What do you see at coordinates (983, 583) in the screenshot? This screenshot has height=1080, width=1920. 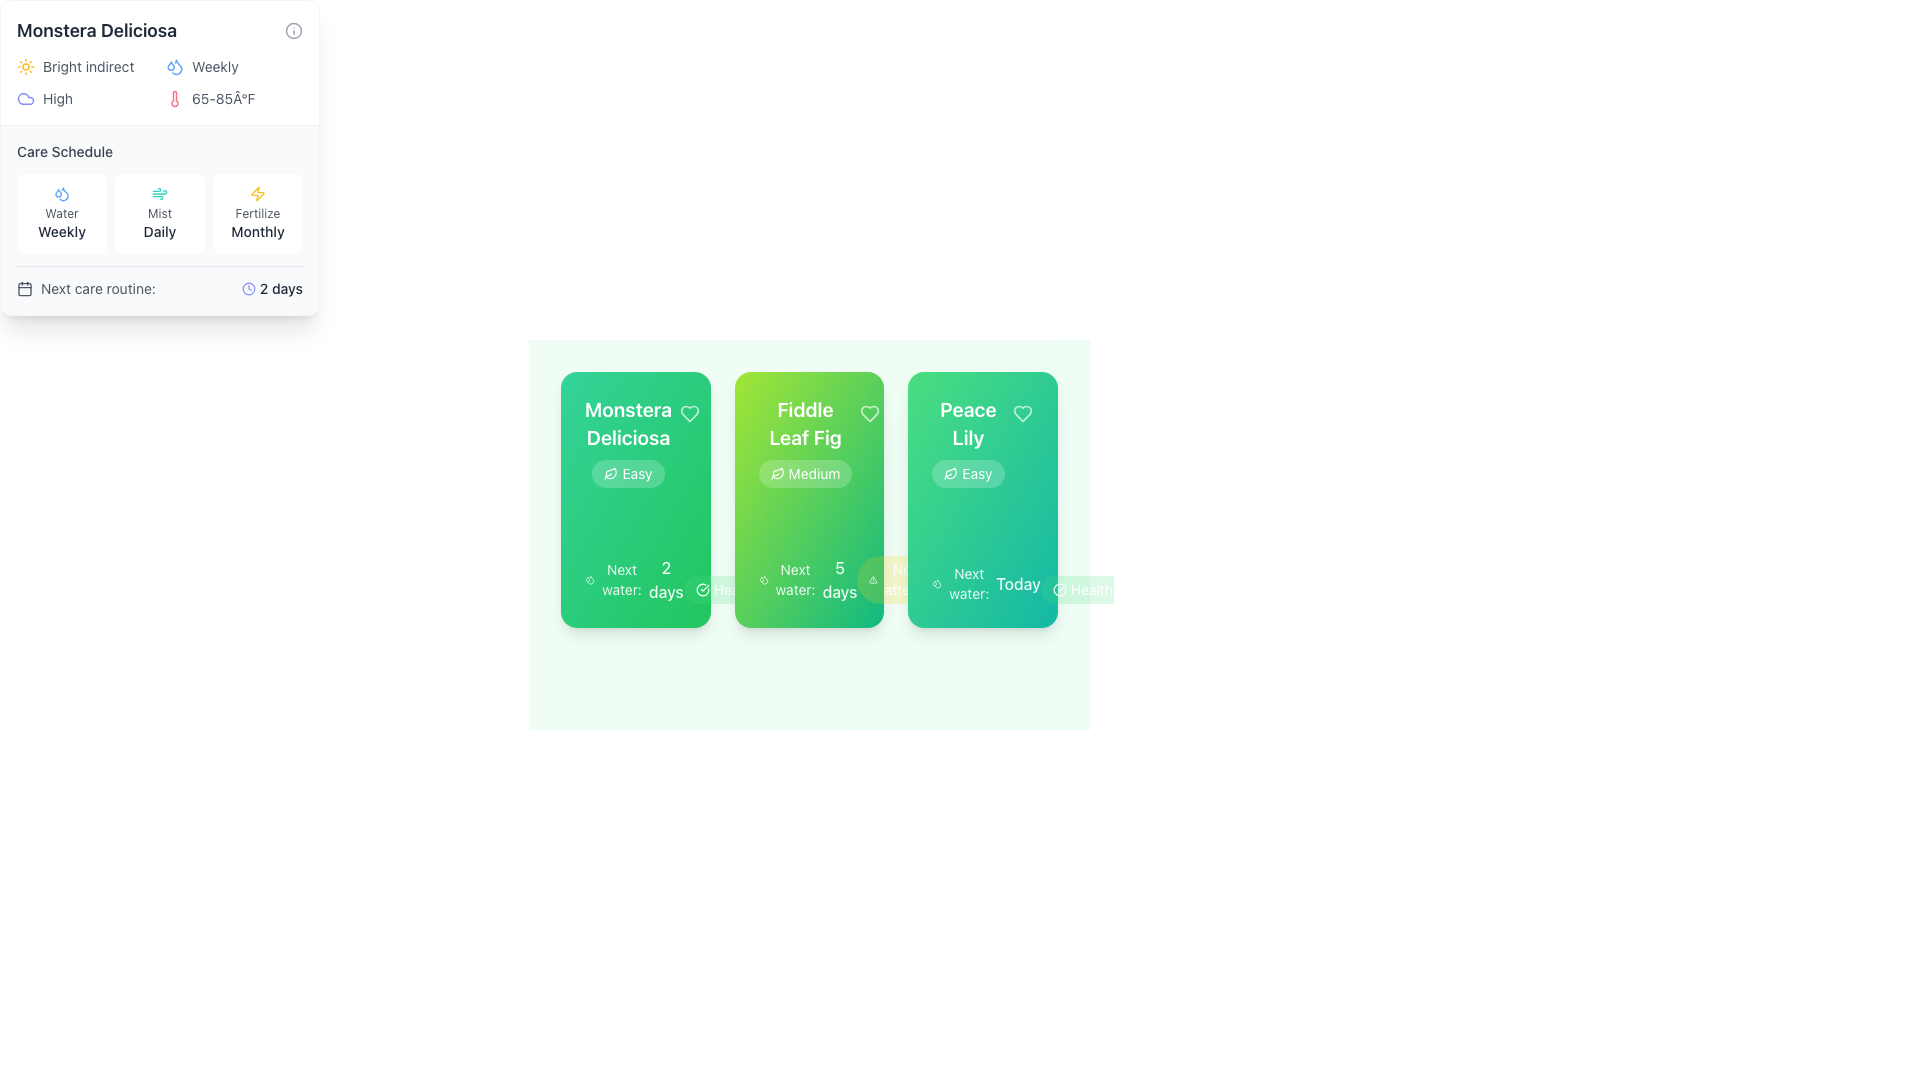 I see `information displayed in the text label showing 'Next water: Today' located in the card for 'Peace Lily' at the bottom center-right` at bounding box center [983, 583].